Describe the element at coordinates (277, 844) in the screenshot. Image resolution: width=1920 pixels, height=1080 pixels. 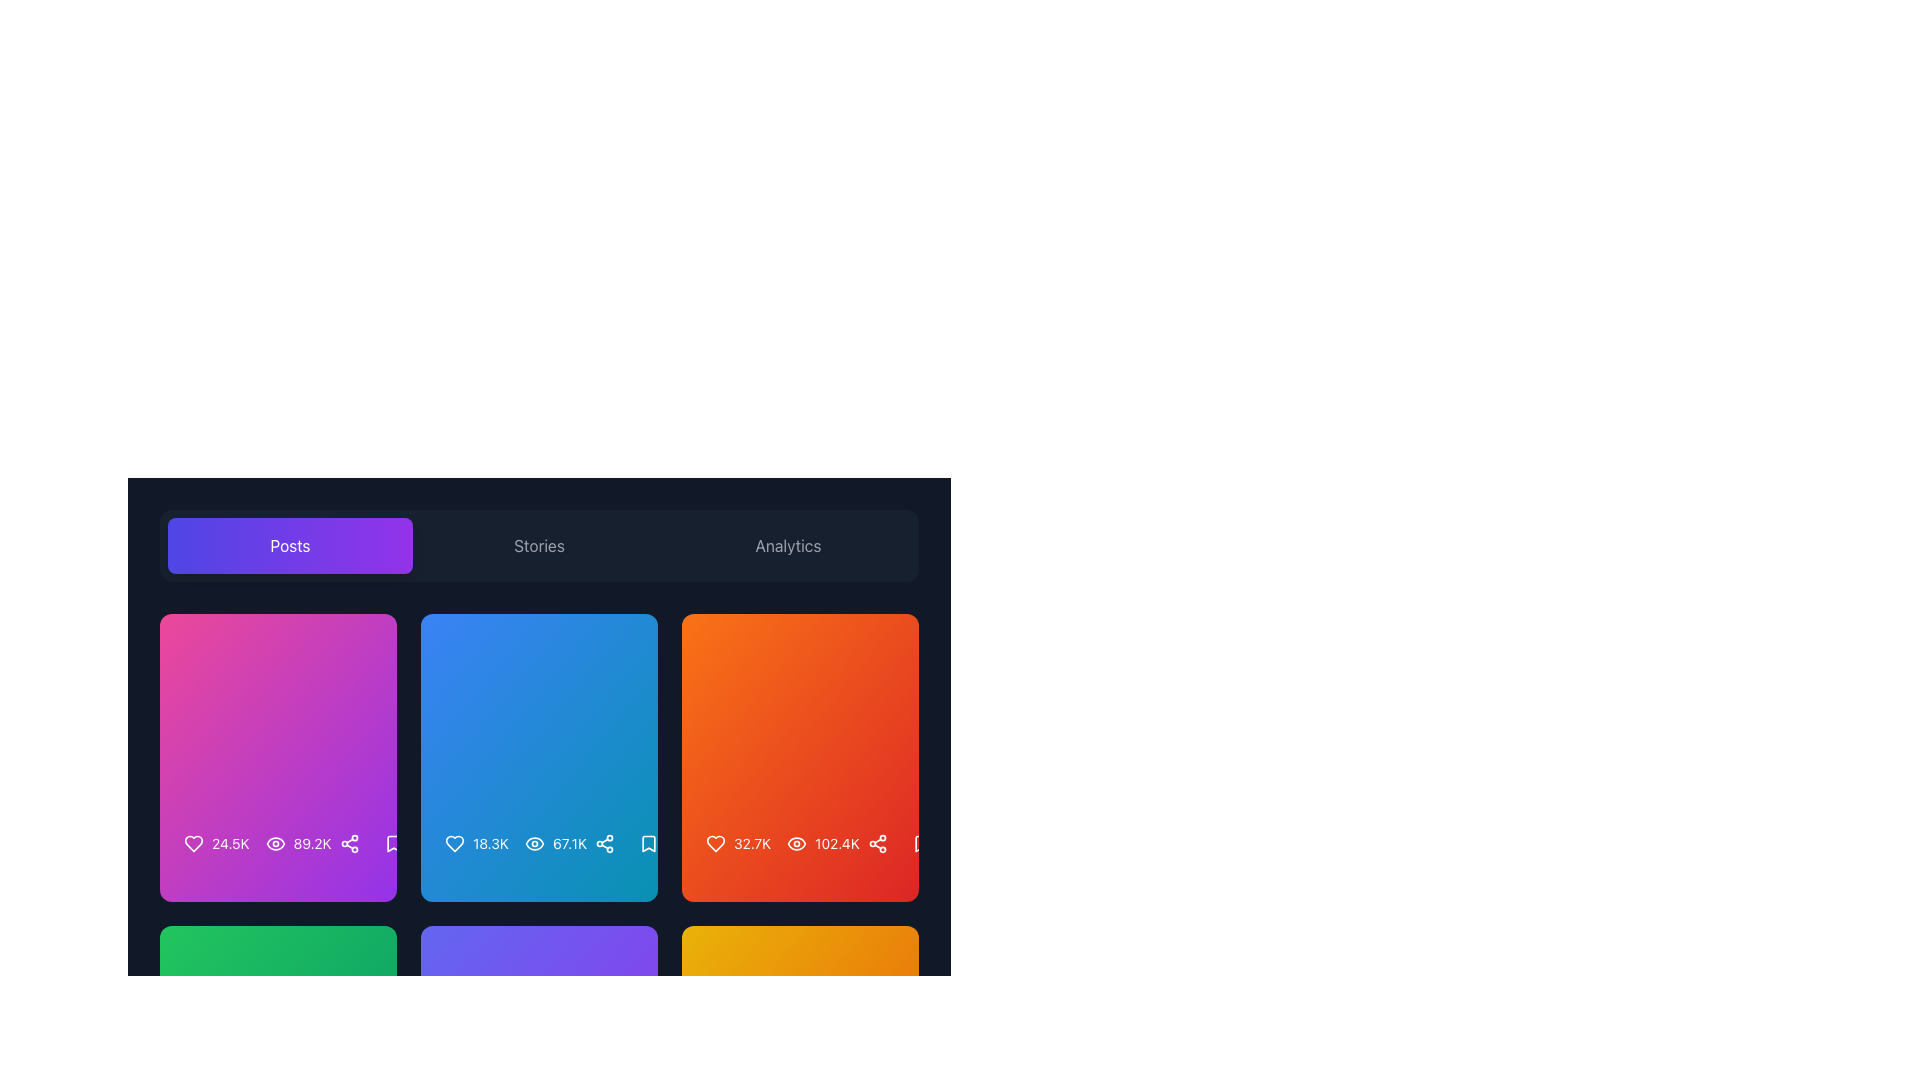
I see `the share icon located in the bottom section of the leftmost card beneath the 'Posts' header to share the content` at that location.